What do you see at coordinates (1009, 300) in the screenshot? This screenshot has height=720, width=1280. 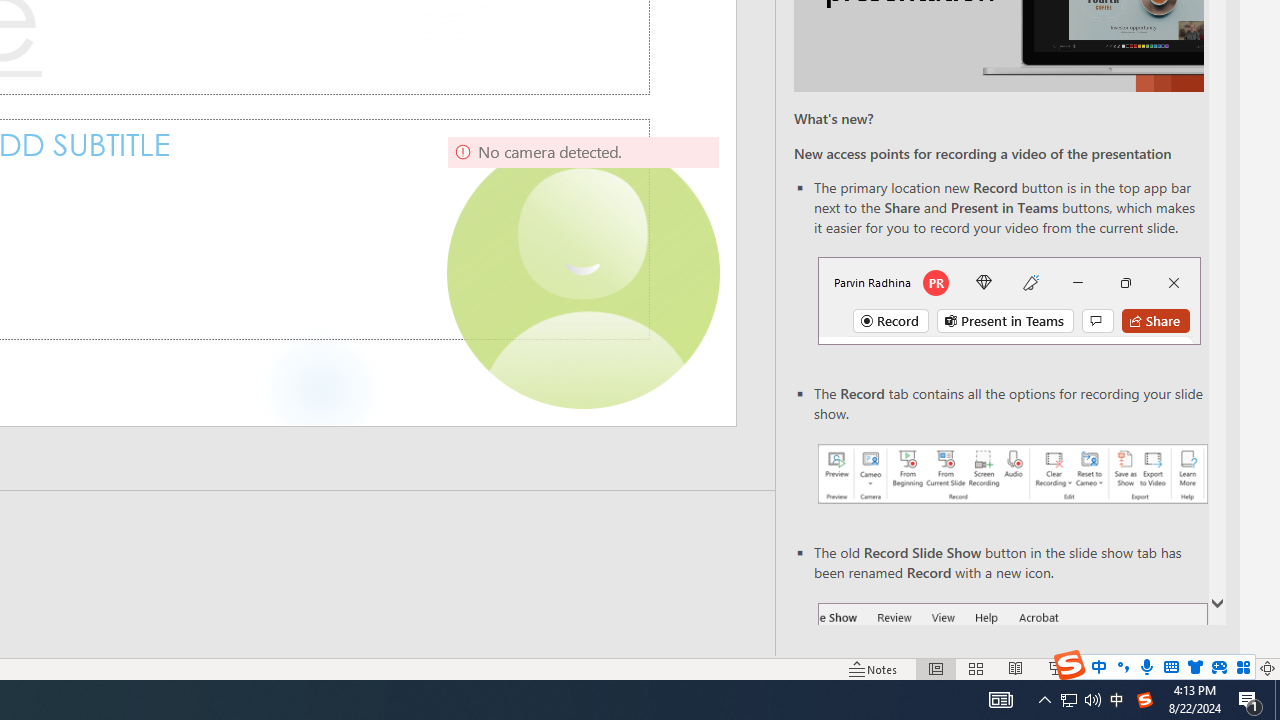 I see `'Record button in top bar'` at bounding box center [1009, 300].